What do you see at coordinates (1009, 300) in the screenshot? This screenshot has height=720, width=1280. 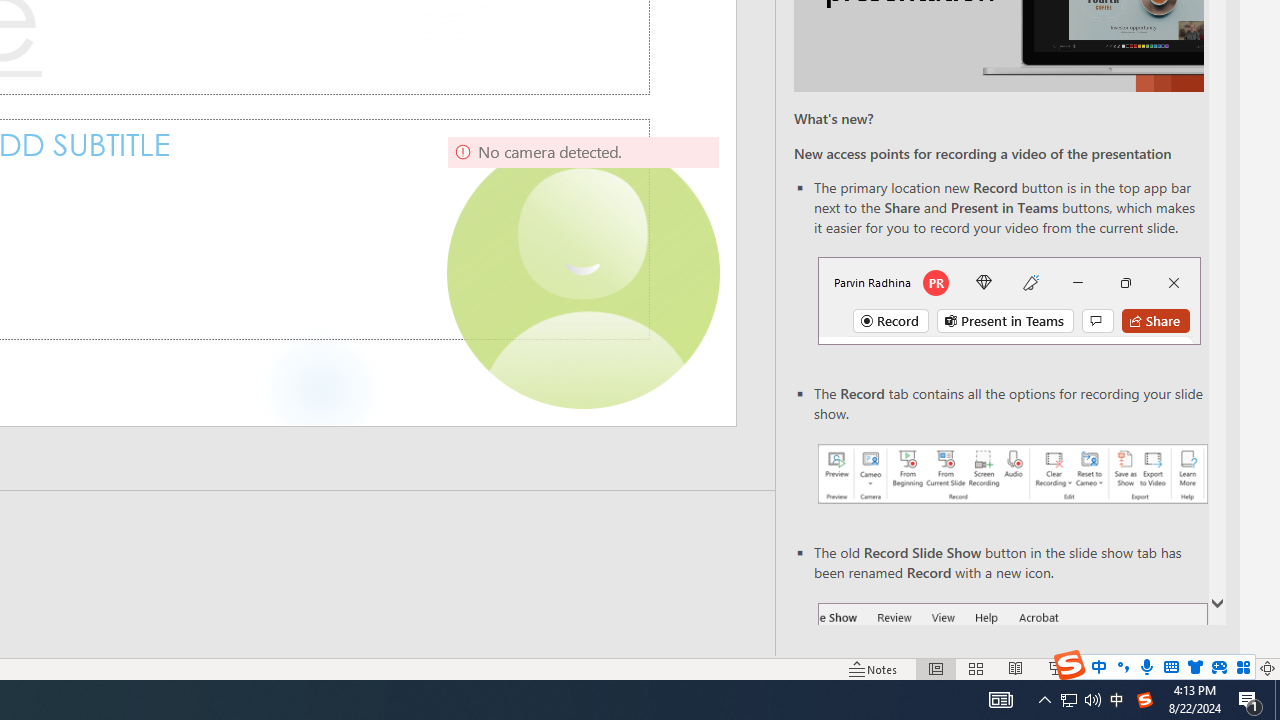 I see `'Record button in top bar'` at bounding box center [1009, 300].